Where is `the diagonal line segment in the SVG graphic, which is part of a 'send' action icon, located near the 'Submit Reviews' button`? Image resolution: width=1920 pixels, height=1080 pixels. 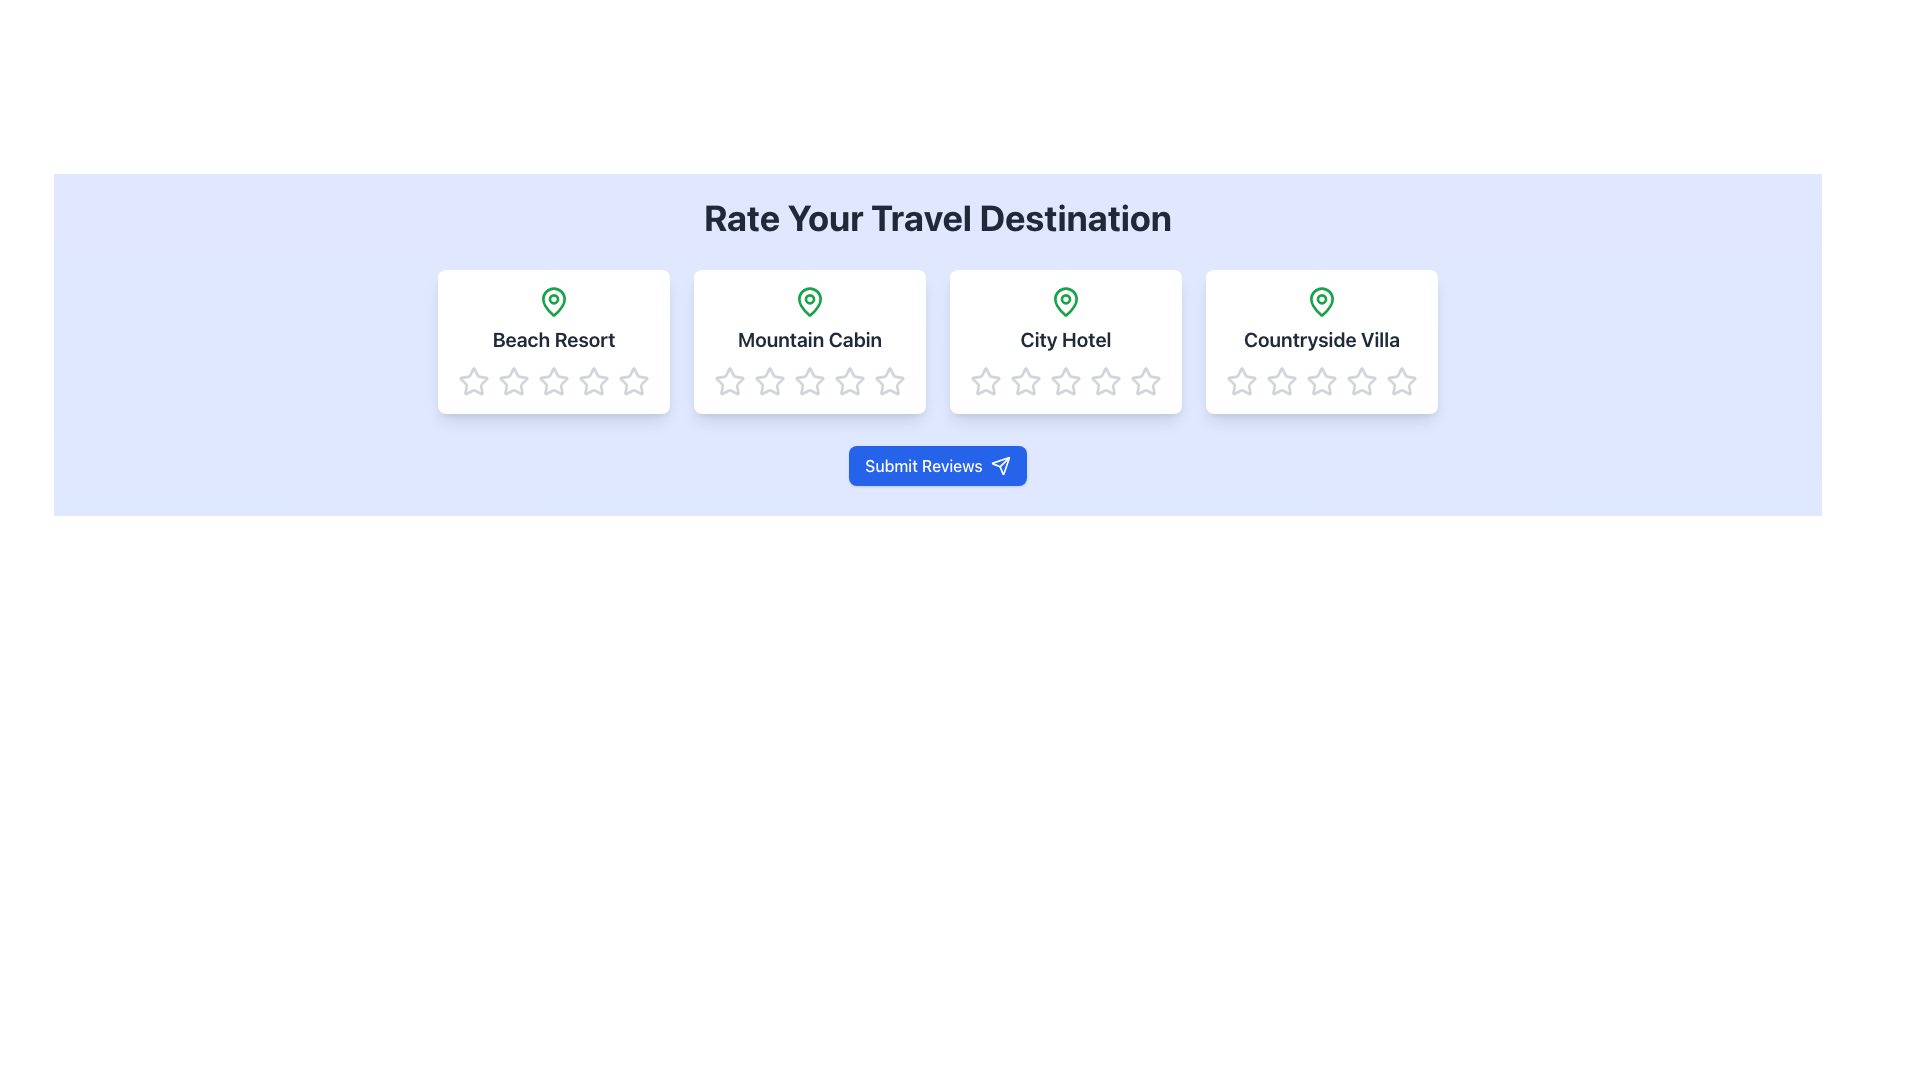
the diagonal line segment in the SVG graphic, which is part of a 'send' action icon, located near the 'Submit Reviews' button is located at coordinates (1004, 462).